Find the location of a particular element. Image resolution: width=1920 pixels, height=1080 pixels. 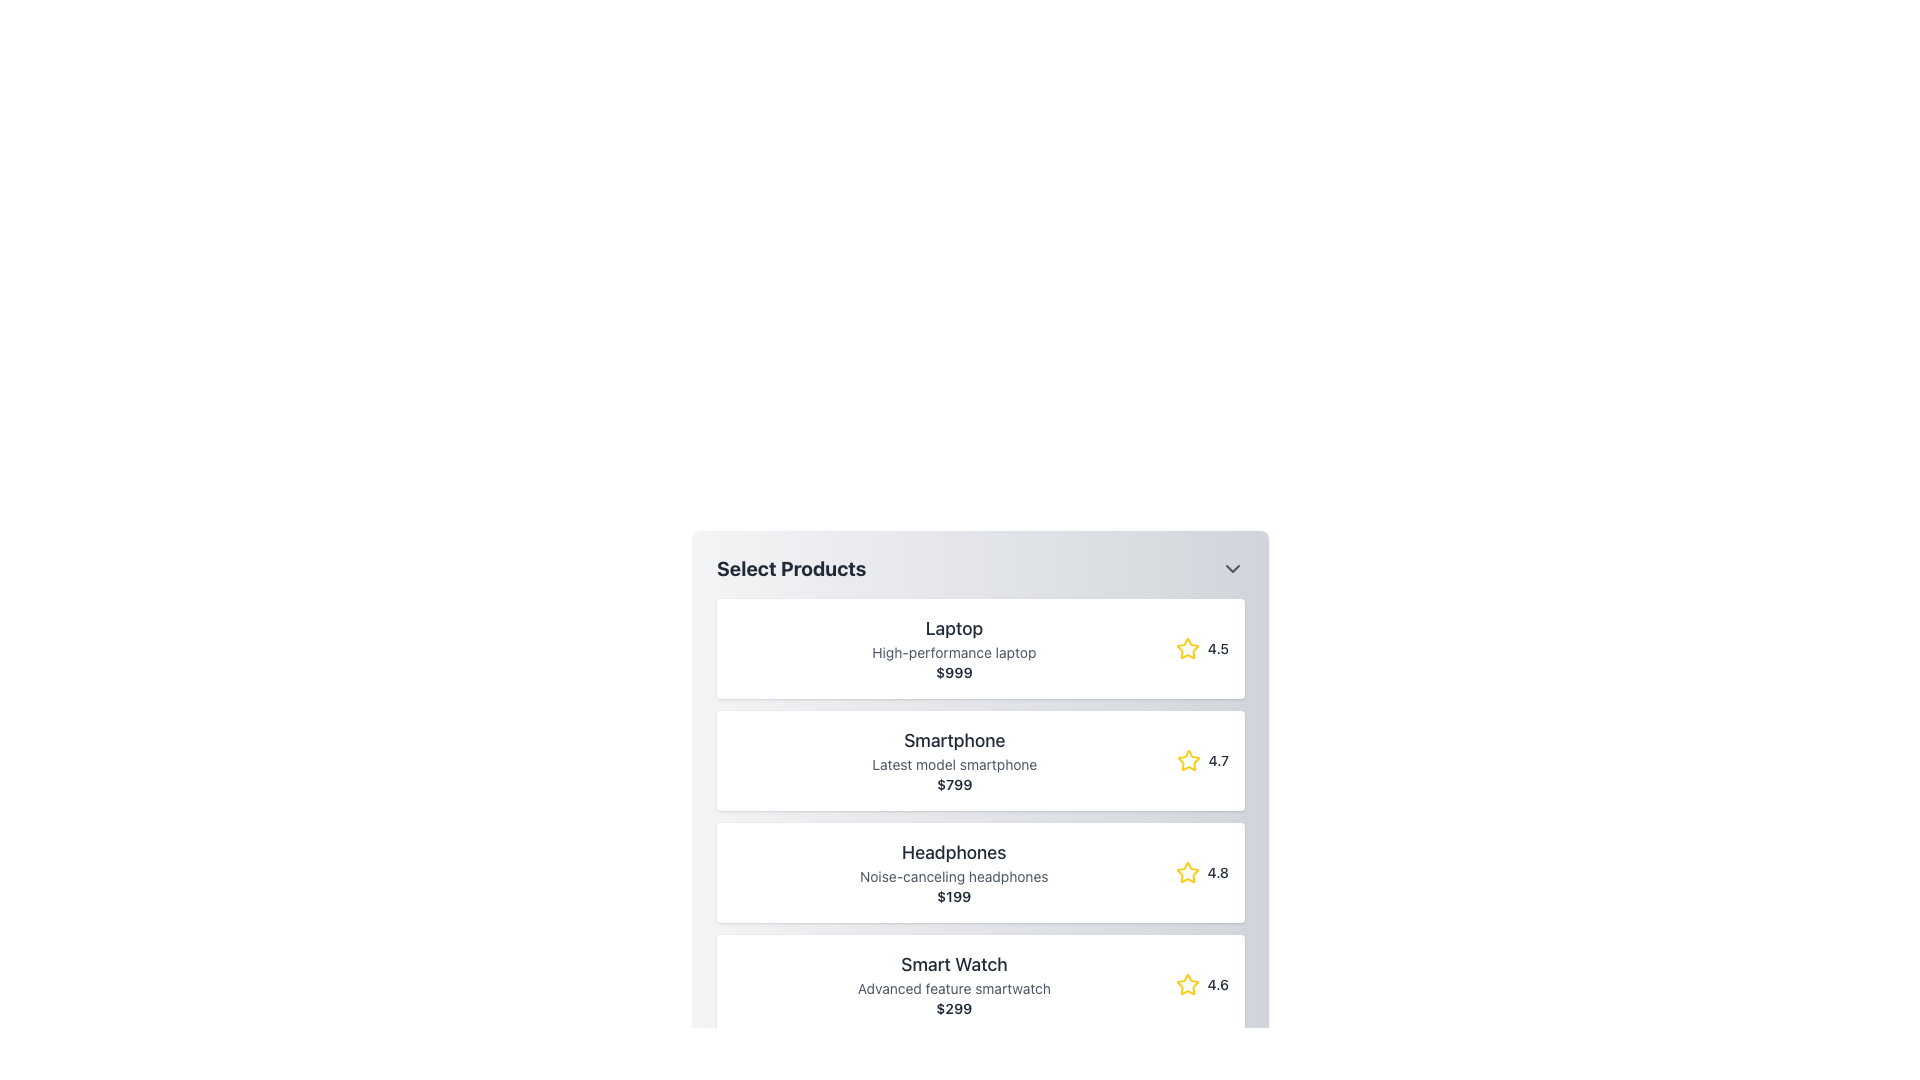

the product title text label located at the top-left of the product card is located at coordinates (953, 963).